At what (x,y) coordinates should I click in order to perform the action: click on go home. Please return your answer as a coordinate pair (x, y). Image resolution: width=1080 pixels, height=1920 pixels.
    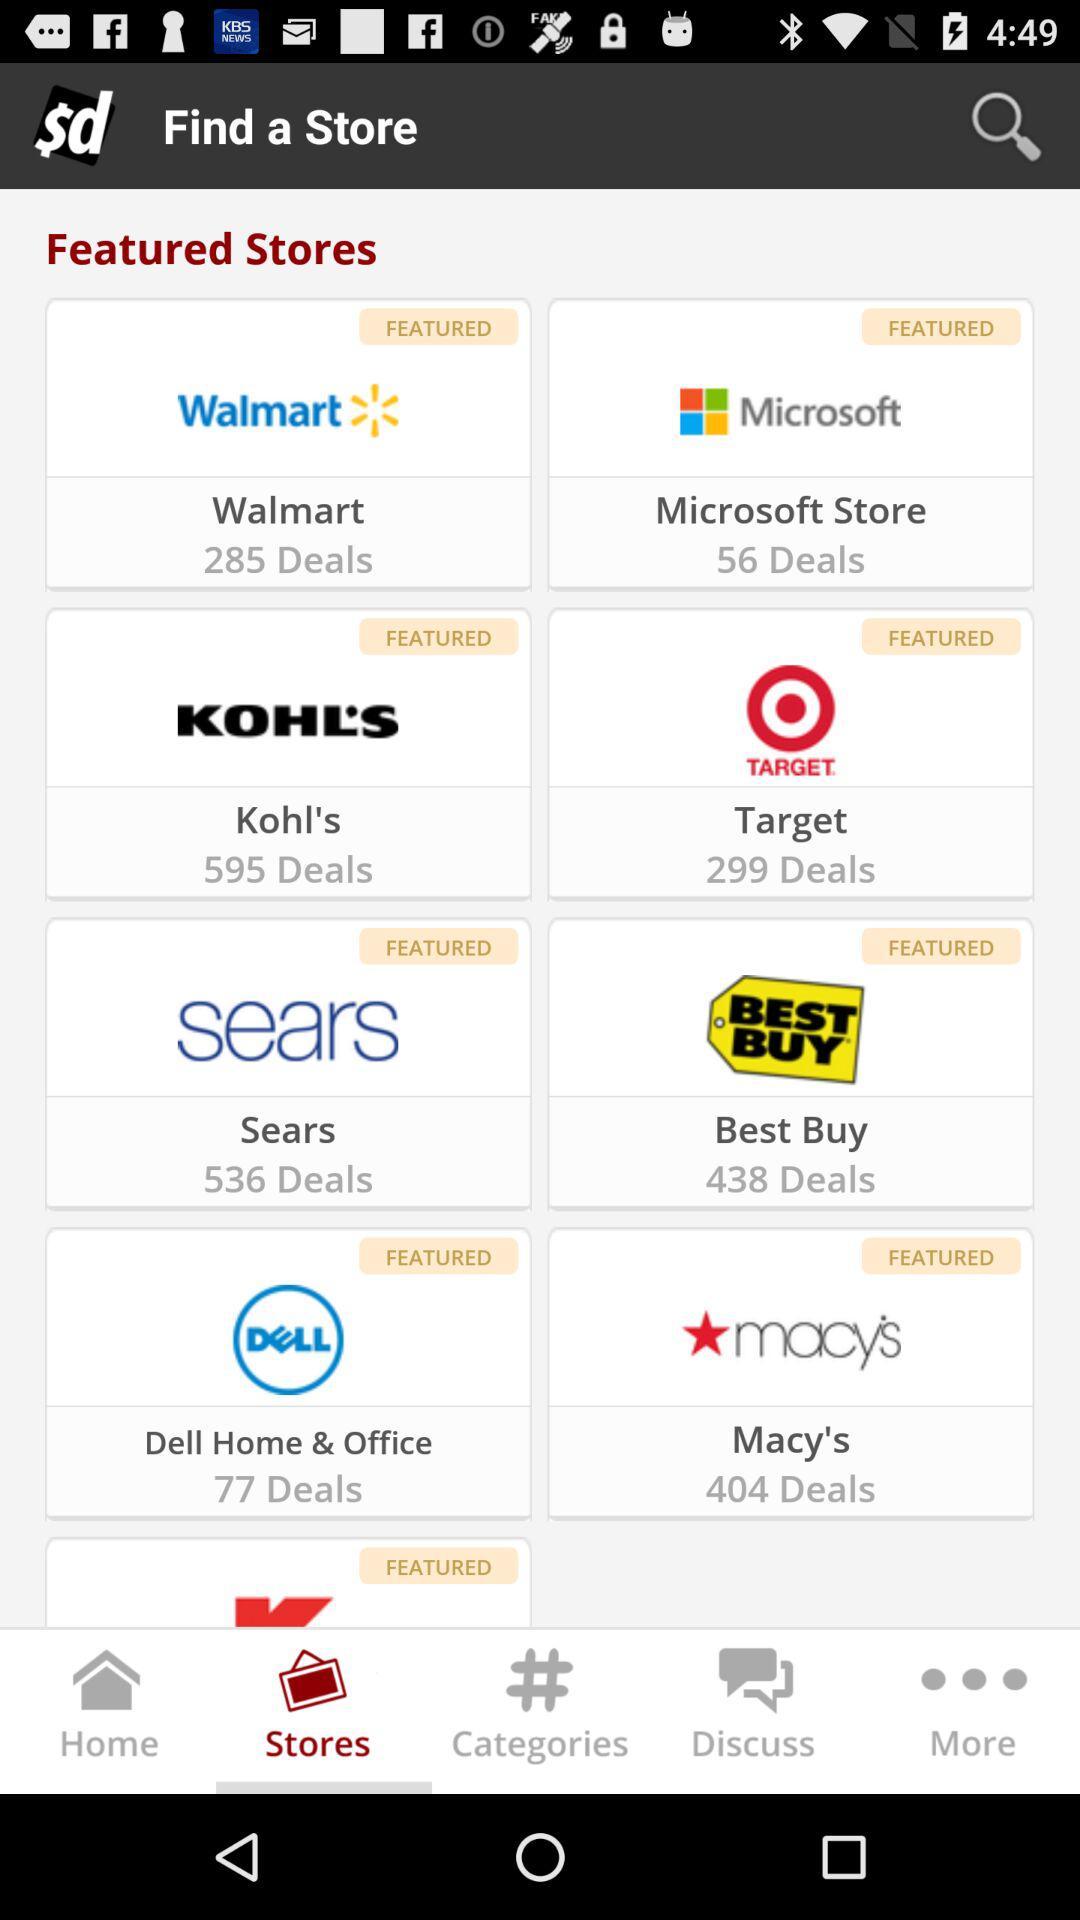
    Looking at the image, I should click on (108, 1715).